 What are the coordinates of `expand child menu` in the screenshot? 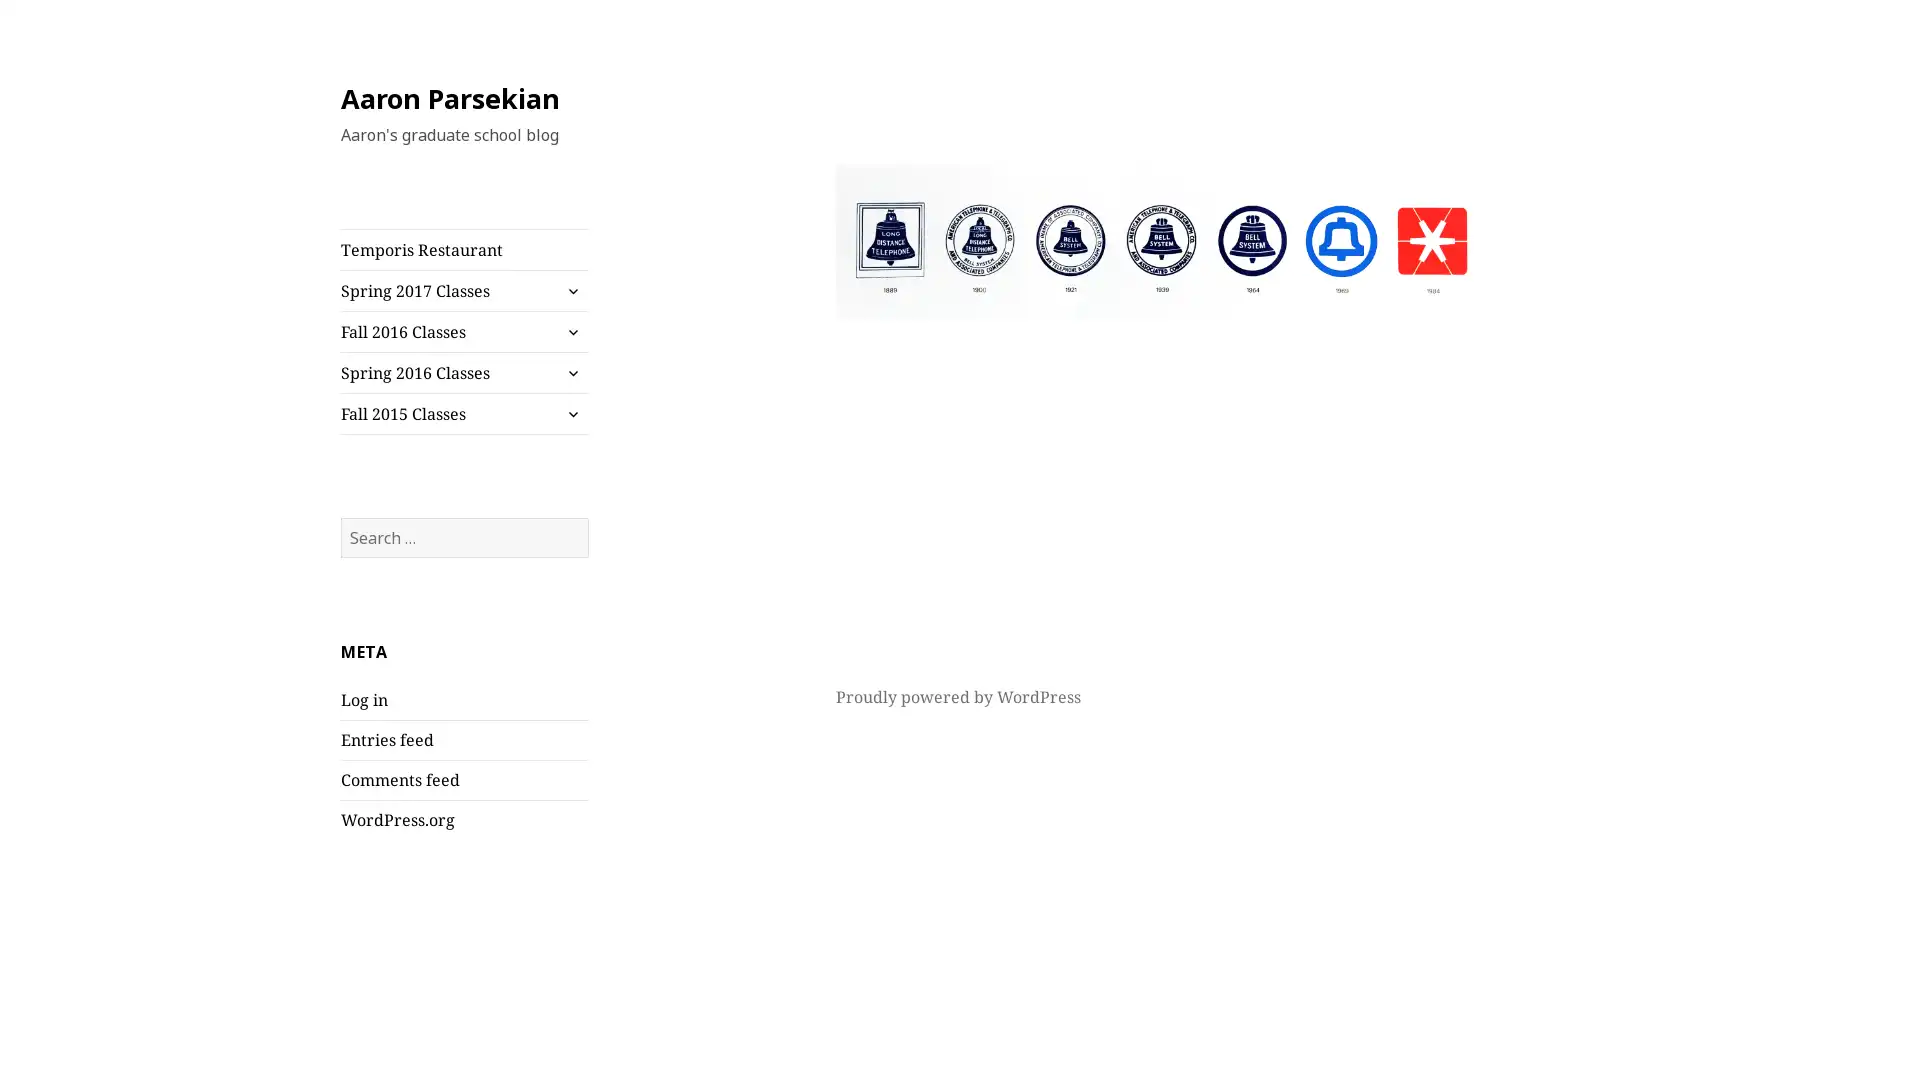 It's located at (570, 330).